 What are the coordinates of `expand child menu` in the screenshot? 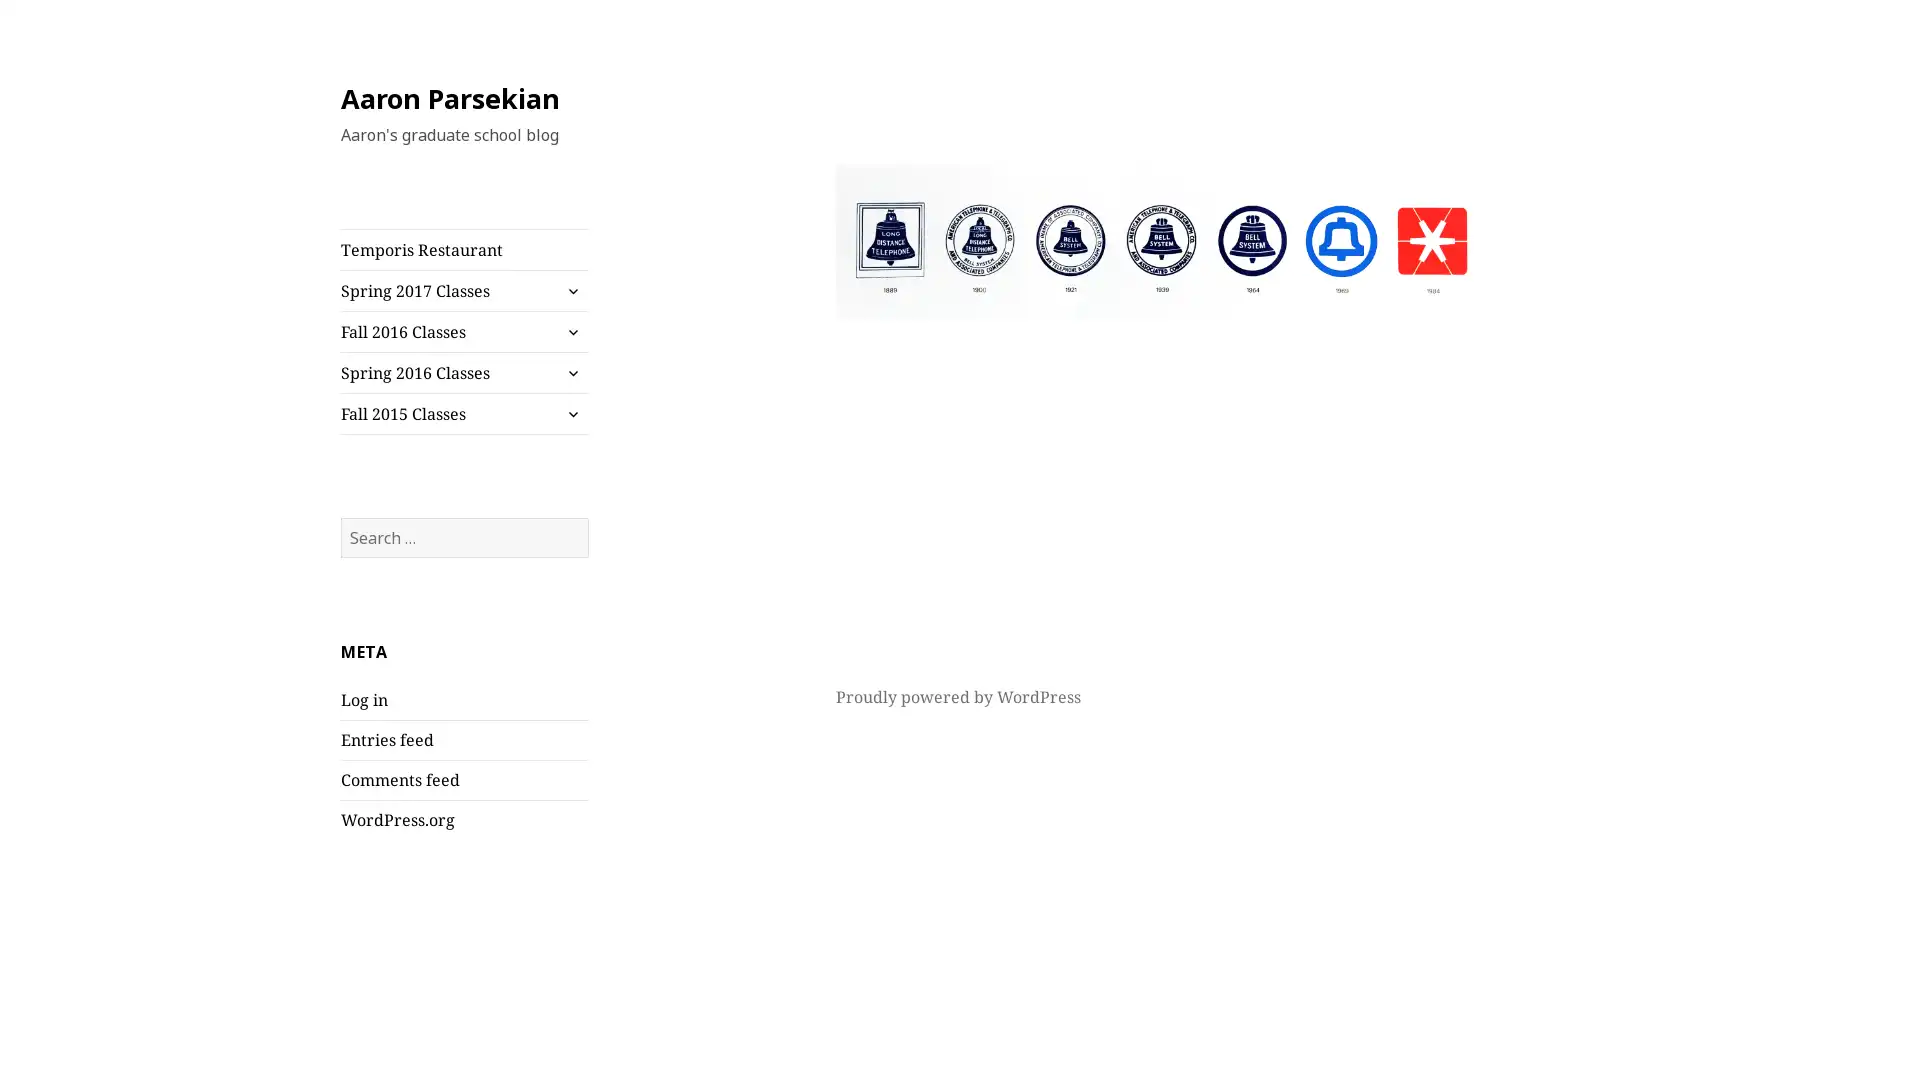 It's located at (570, 330).